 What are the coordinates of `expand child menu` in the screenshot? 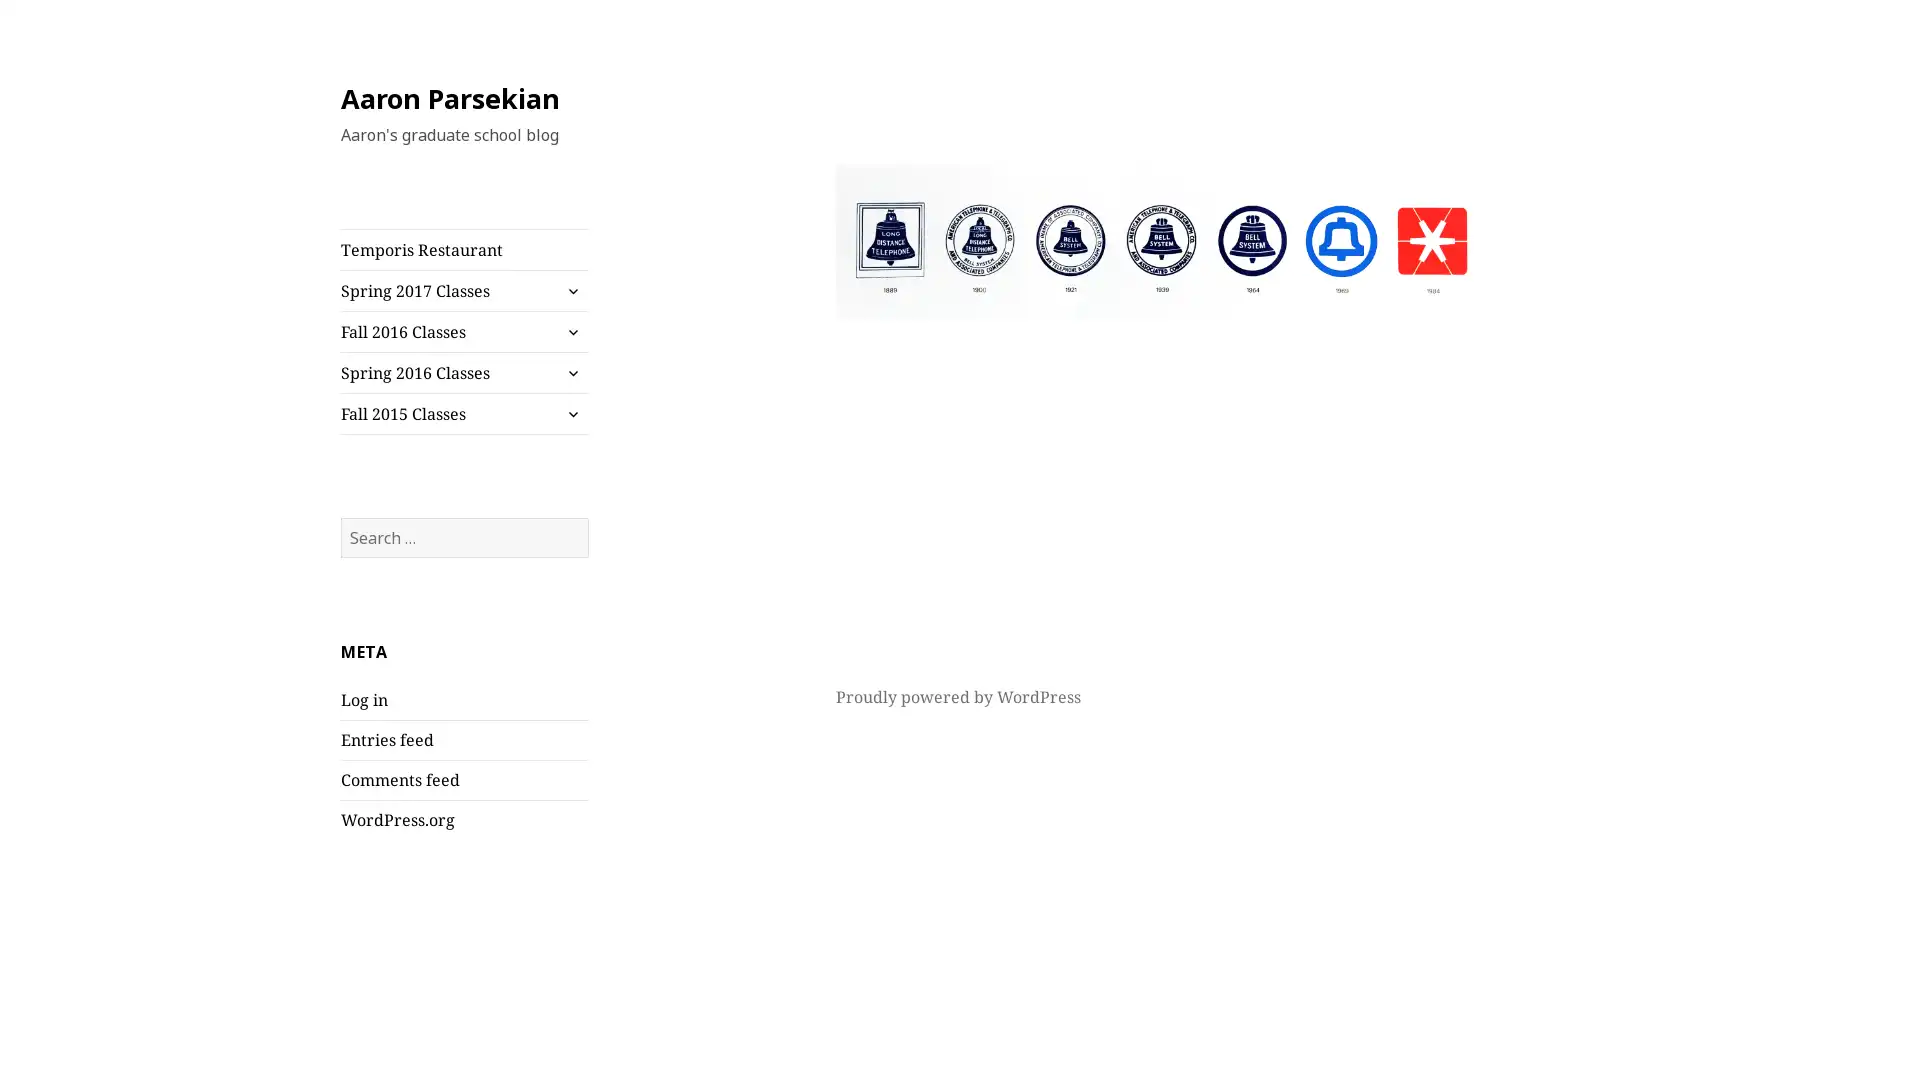 It's located at (570, 330).